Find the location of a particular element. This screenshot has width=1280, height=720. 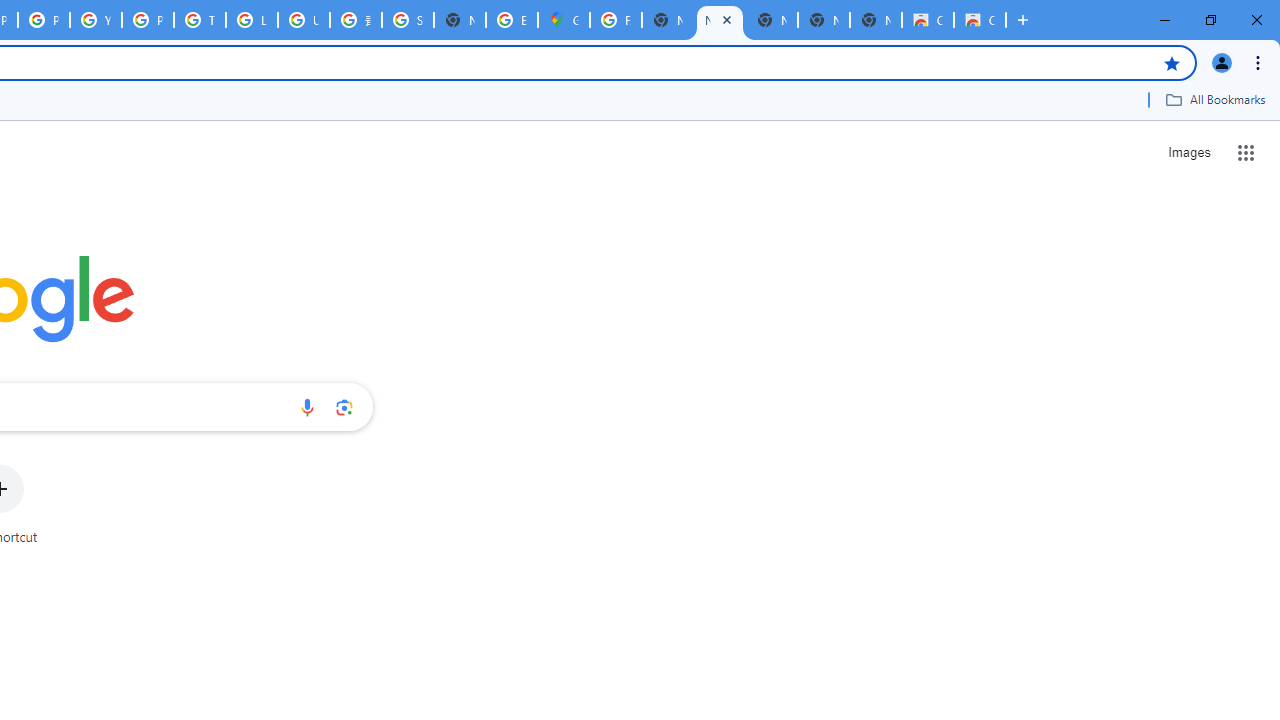

'Google Maps' is located at coordinates (562, 20).